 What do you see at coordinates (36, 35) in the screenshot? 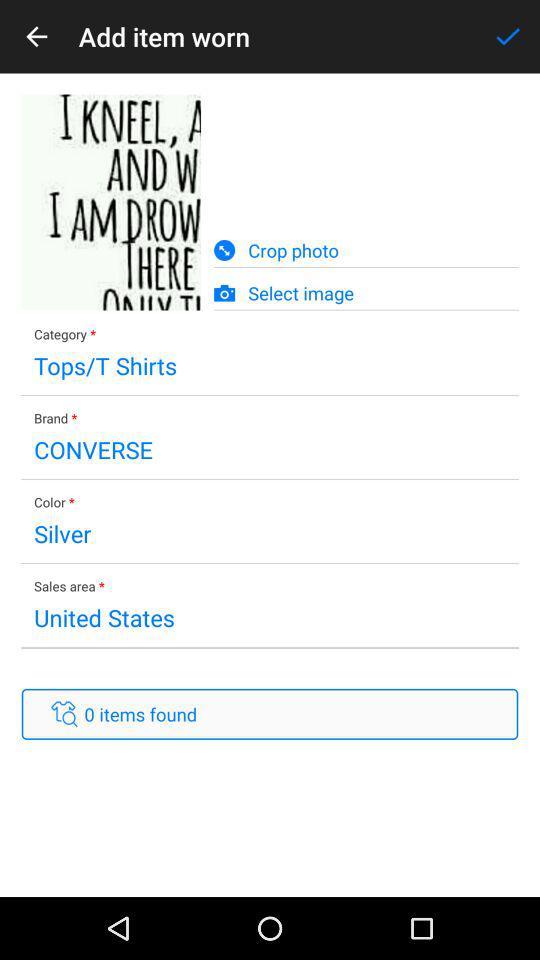
I see `icon next to the add item worn icon` at bounding box center [36, 35].